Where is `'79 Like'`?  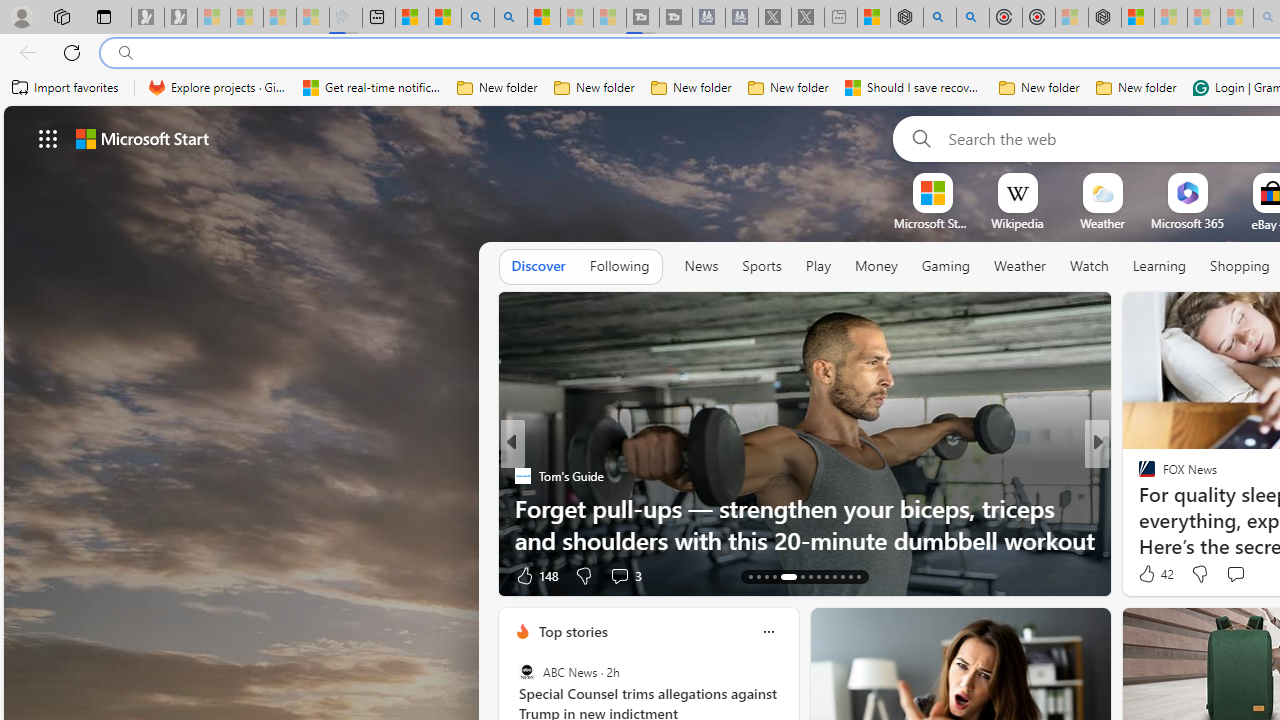 '79 Like' is located at coordinates (1149, 575).